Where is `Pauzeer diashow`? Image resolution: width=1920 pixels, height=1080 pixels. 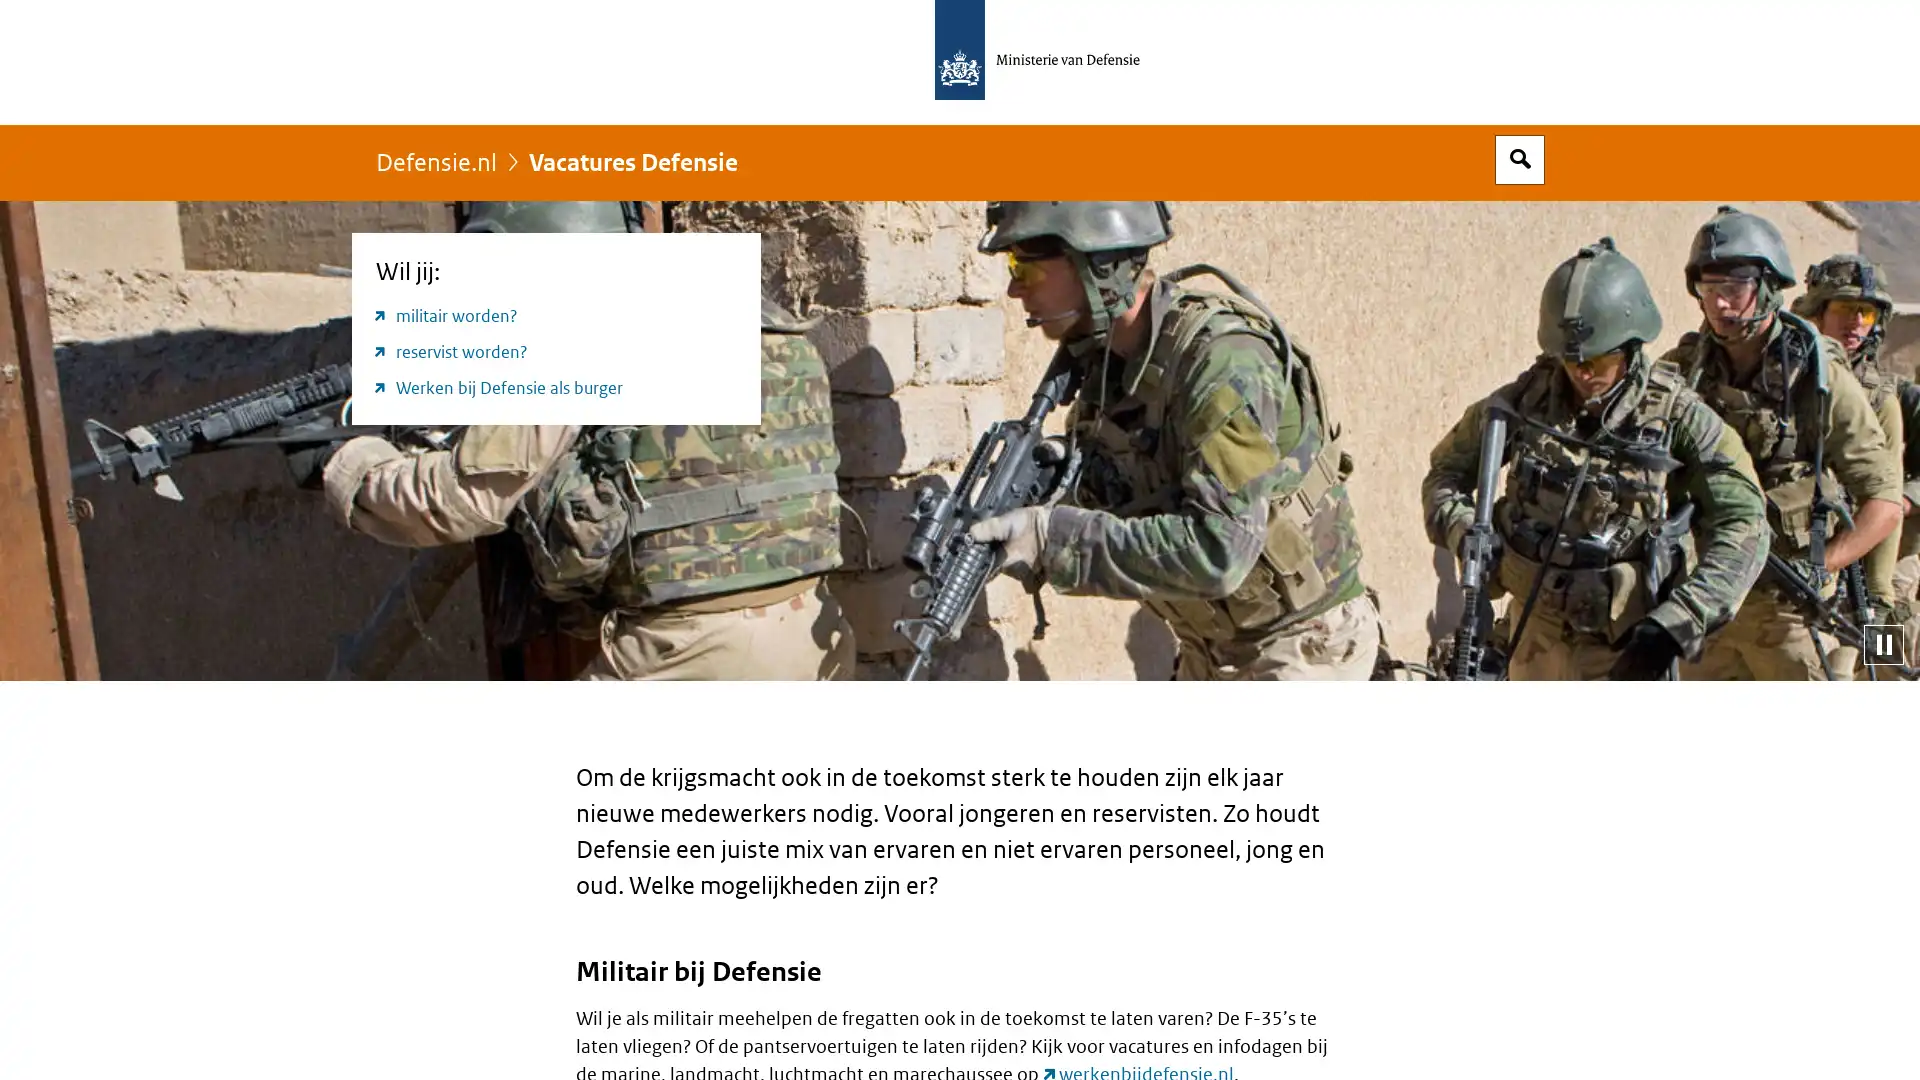
Pauzeer diashow is located at coordinates (1882, 644).